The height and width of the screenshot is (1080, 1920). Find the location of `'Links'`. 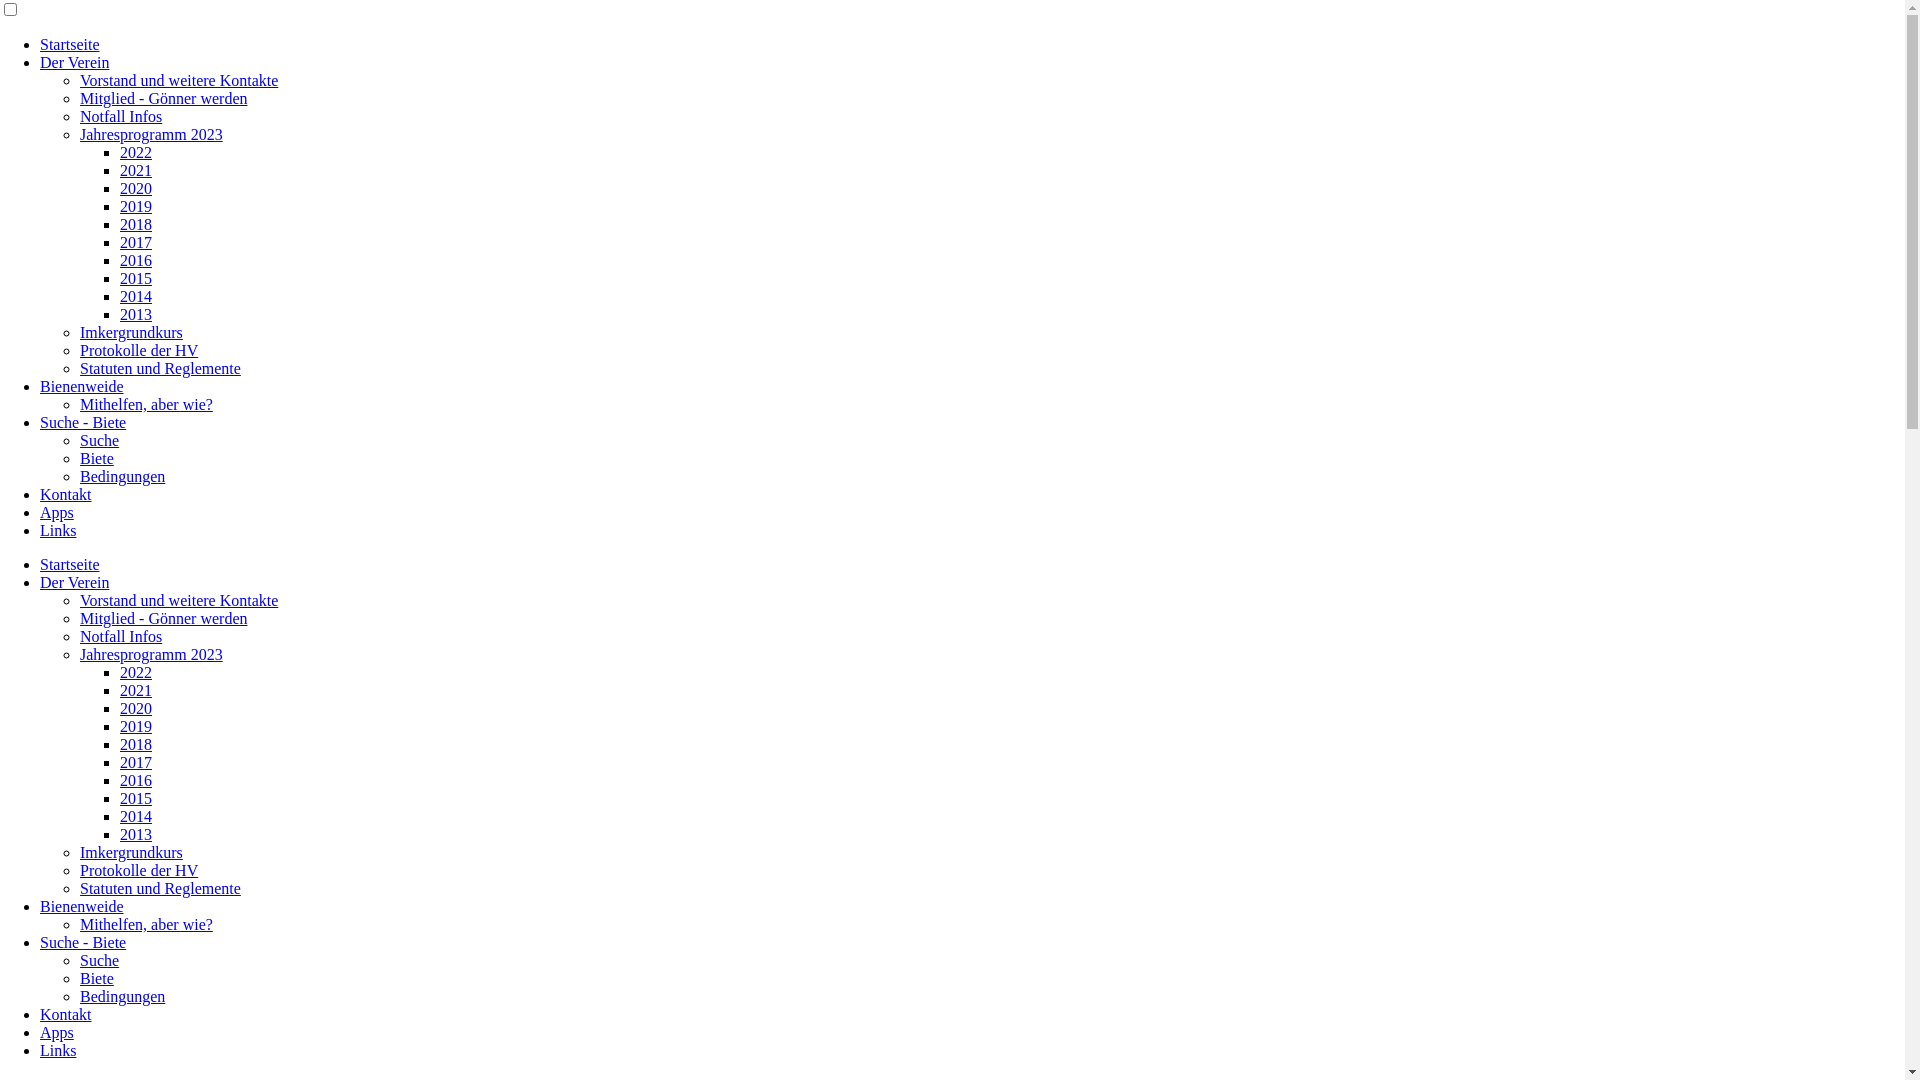

'Links' is located at coordinates (57, 1049).